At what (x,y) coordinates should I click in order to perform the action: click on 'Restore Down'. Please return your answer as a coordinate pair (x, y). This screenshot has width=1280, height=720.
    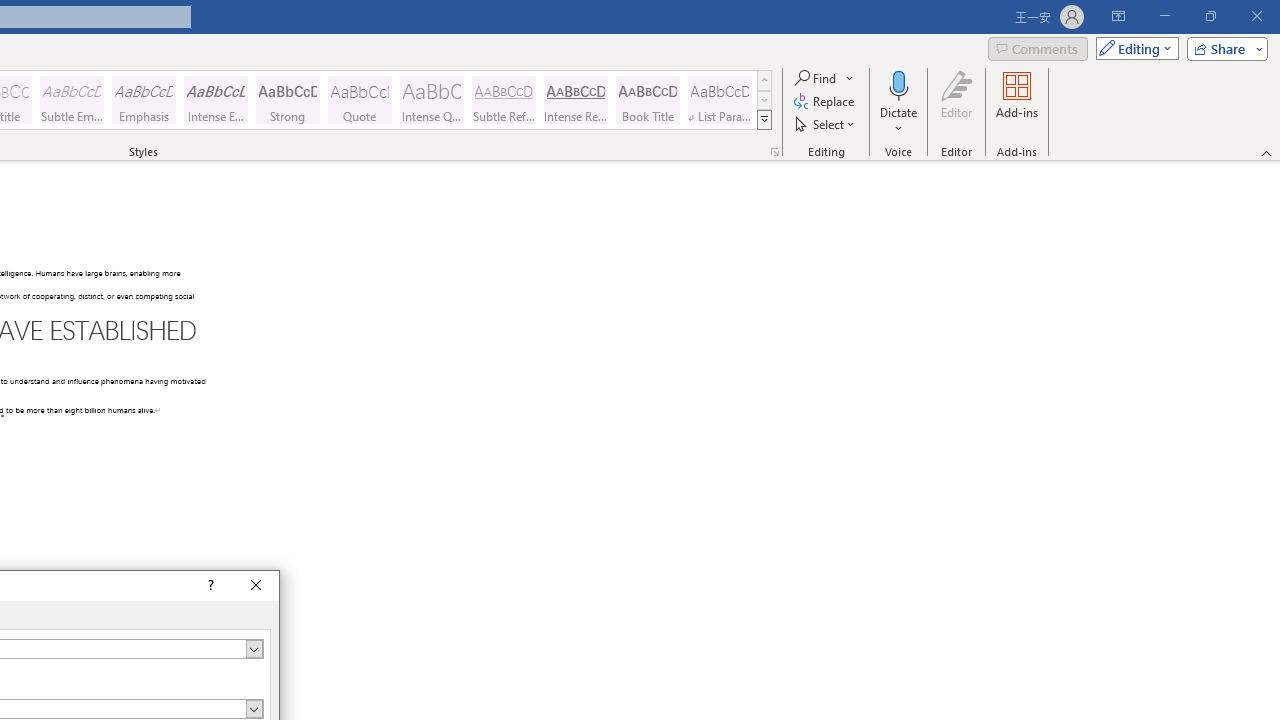
    Looking at the image, I should click on (1209, 16).